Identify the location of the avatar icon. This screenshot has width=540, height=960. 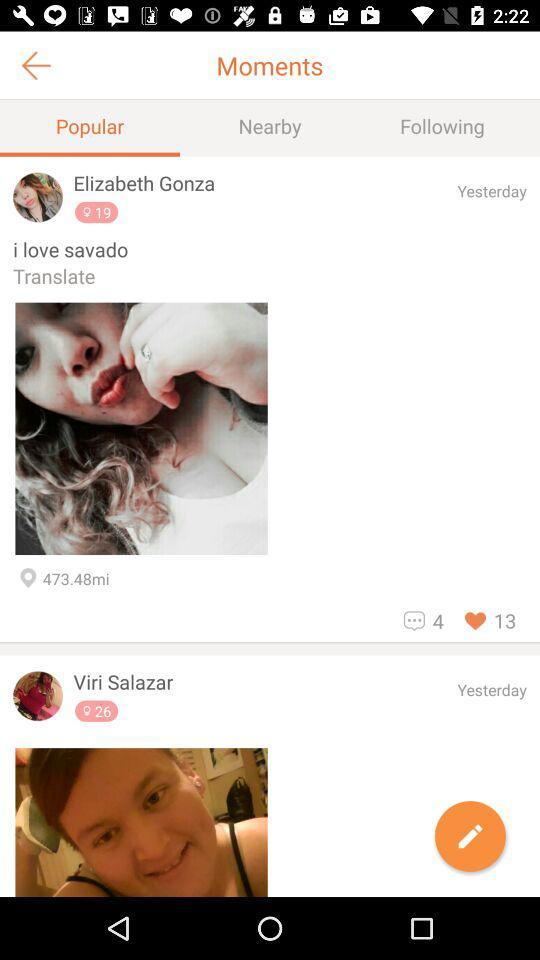
(38, 696).